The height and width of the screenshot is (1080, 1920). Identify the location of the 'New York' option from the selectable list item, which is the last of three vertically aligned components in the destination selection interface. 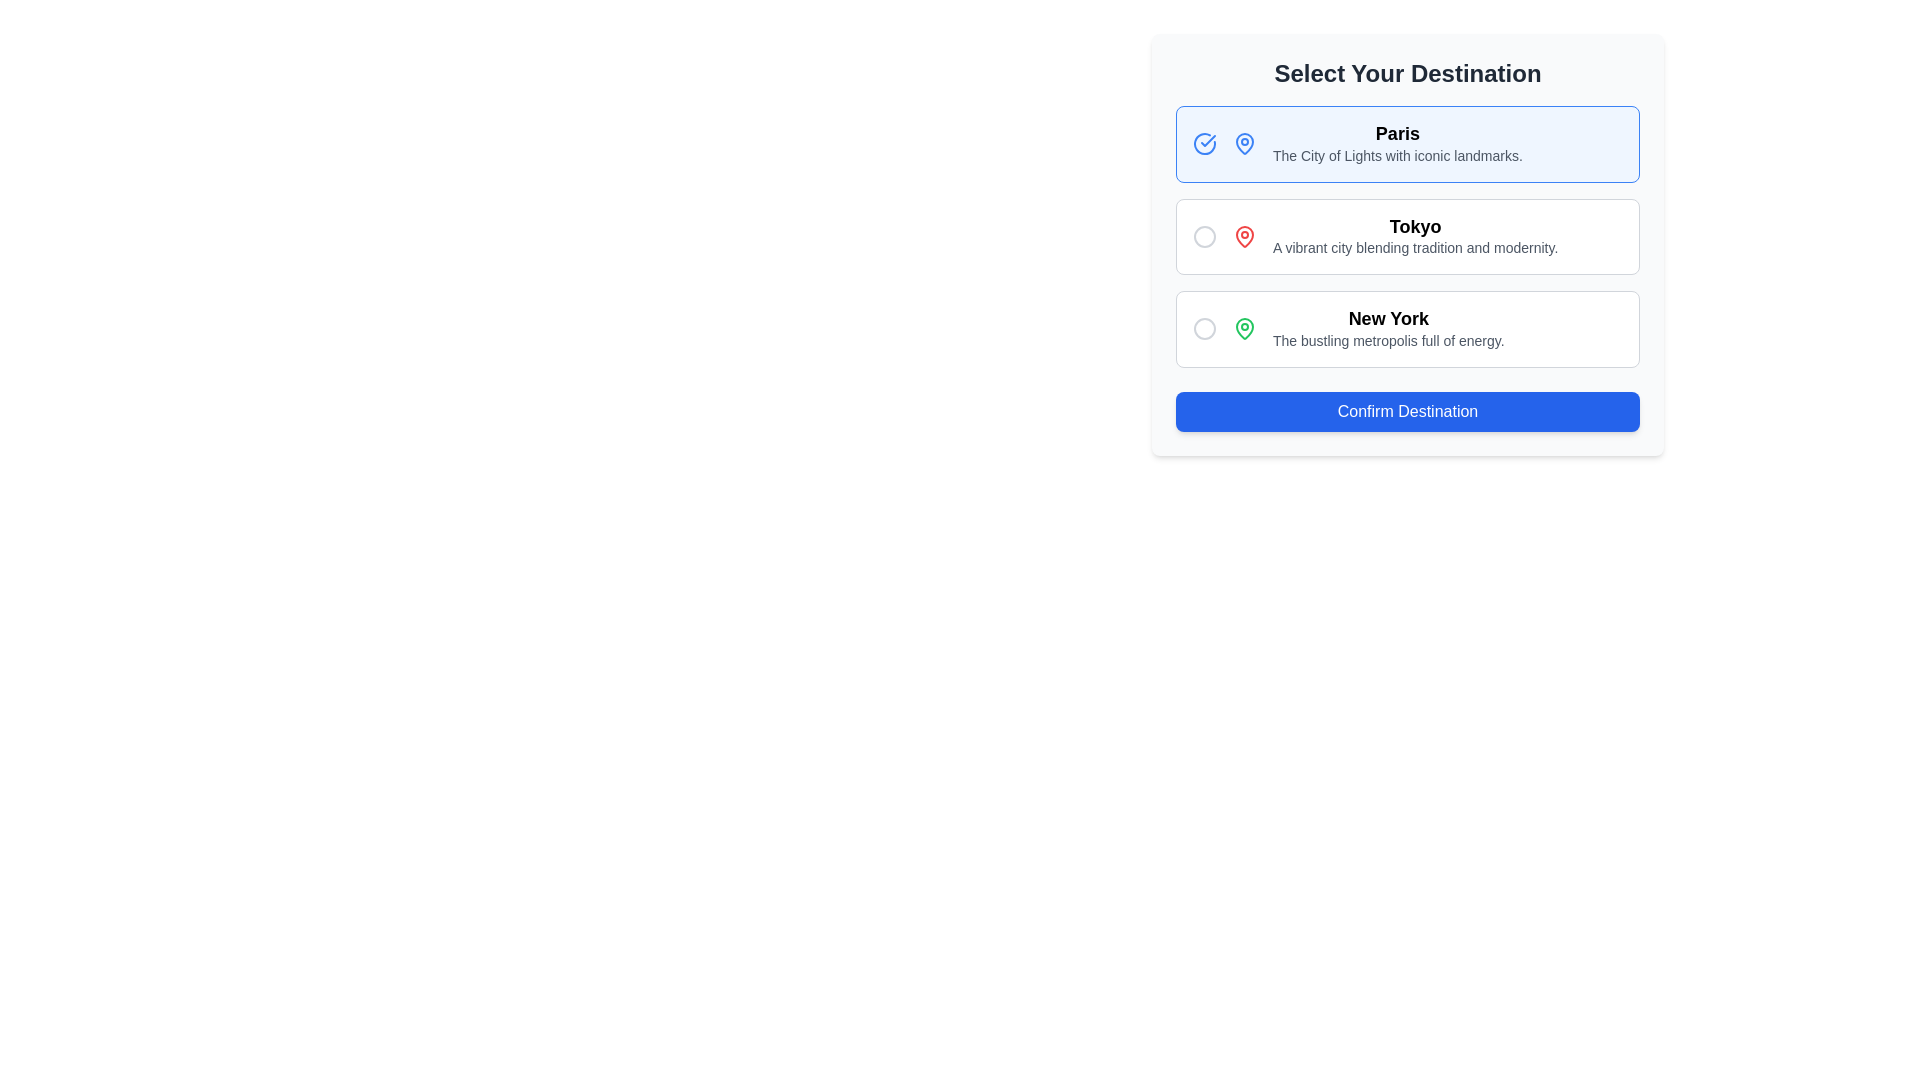
(1406, 327).